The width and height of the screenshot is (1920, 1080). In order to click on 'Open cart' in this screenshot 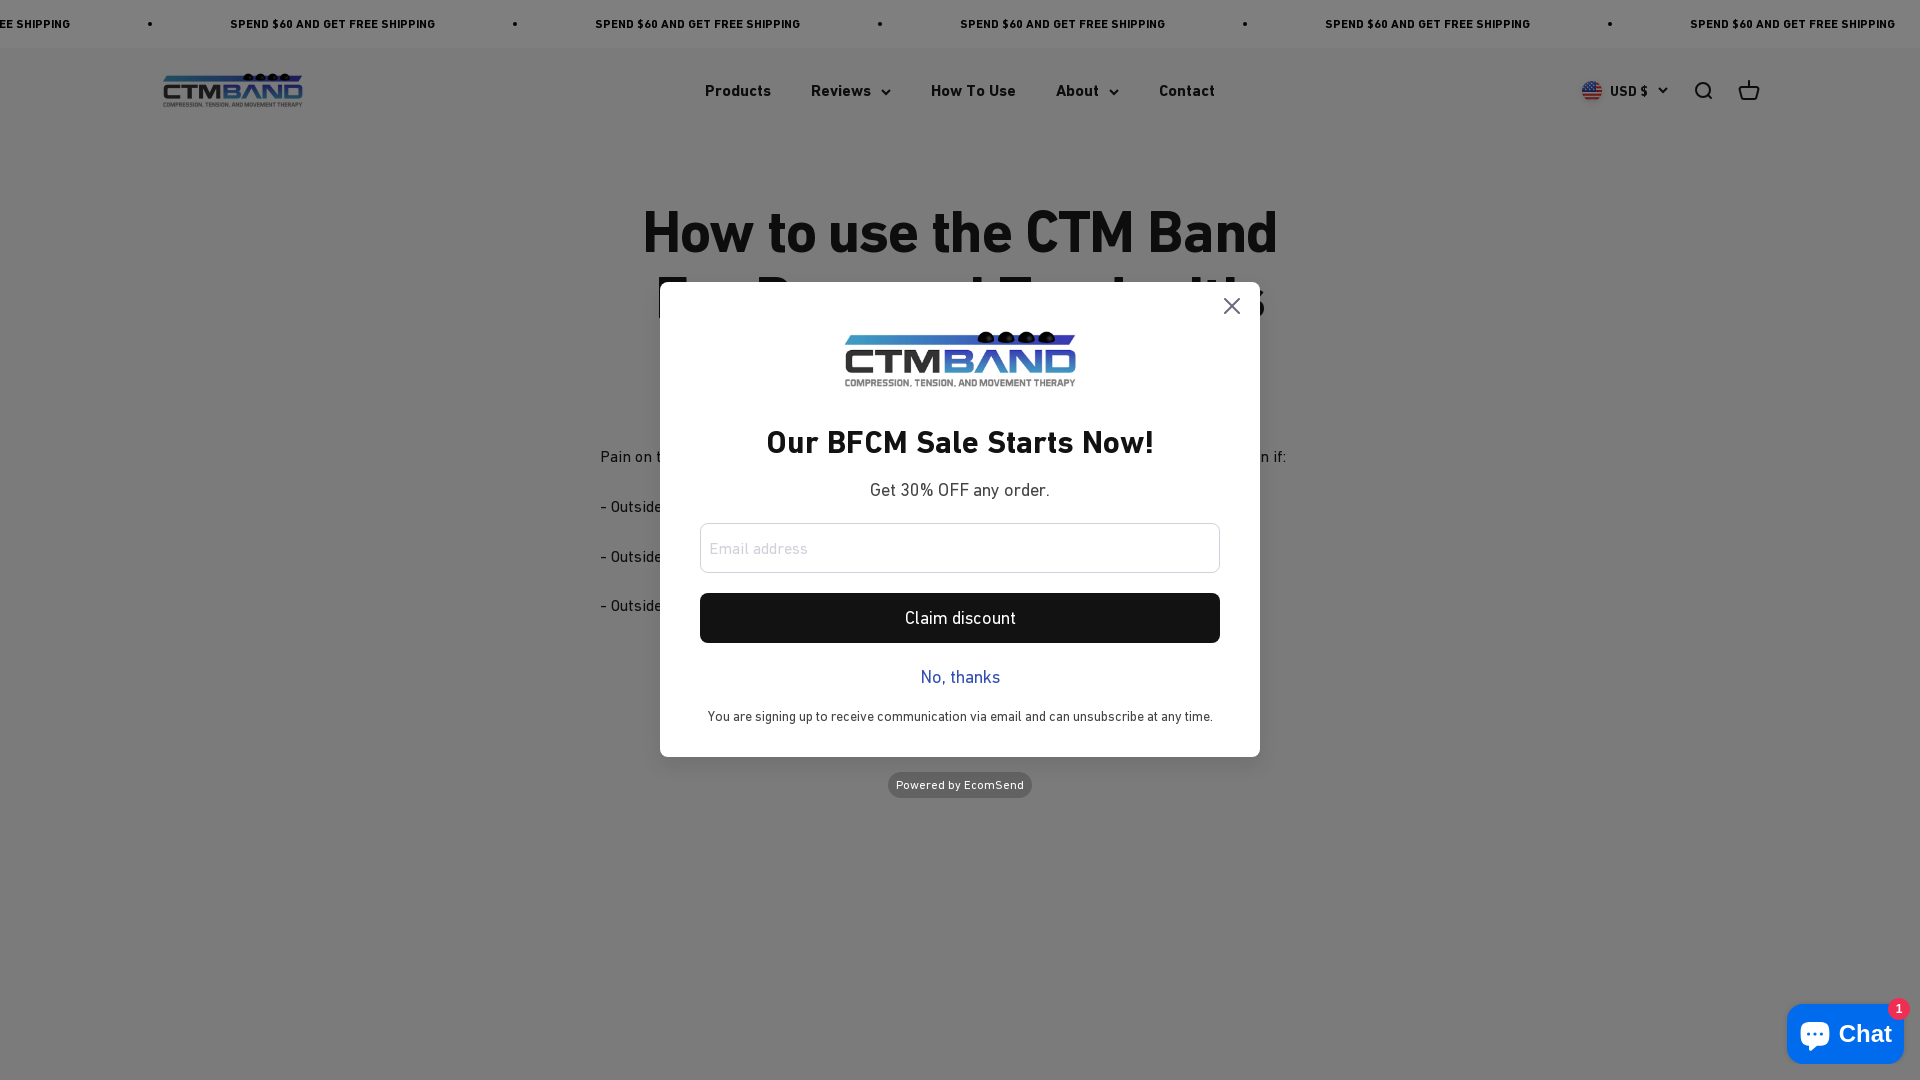, I will do `click(1747, 91)`.